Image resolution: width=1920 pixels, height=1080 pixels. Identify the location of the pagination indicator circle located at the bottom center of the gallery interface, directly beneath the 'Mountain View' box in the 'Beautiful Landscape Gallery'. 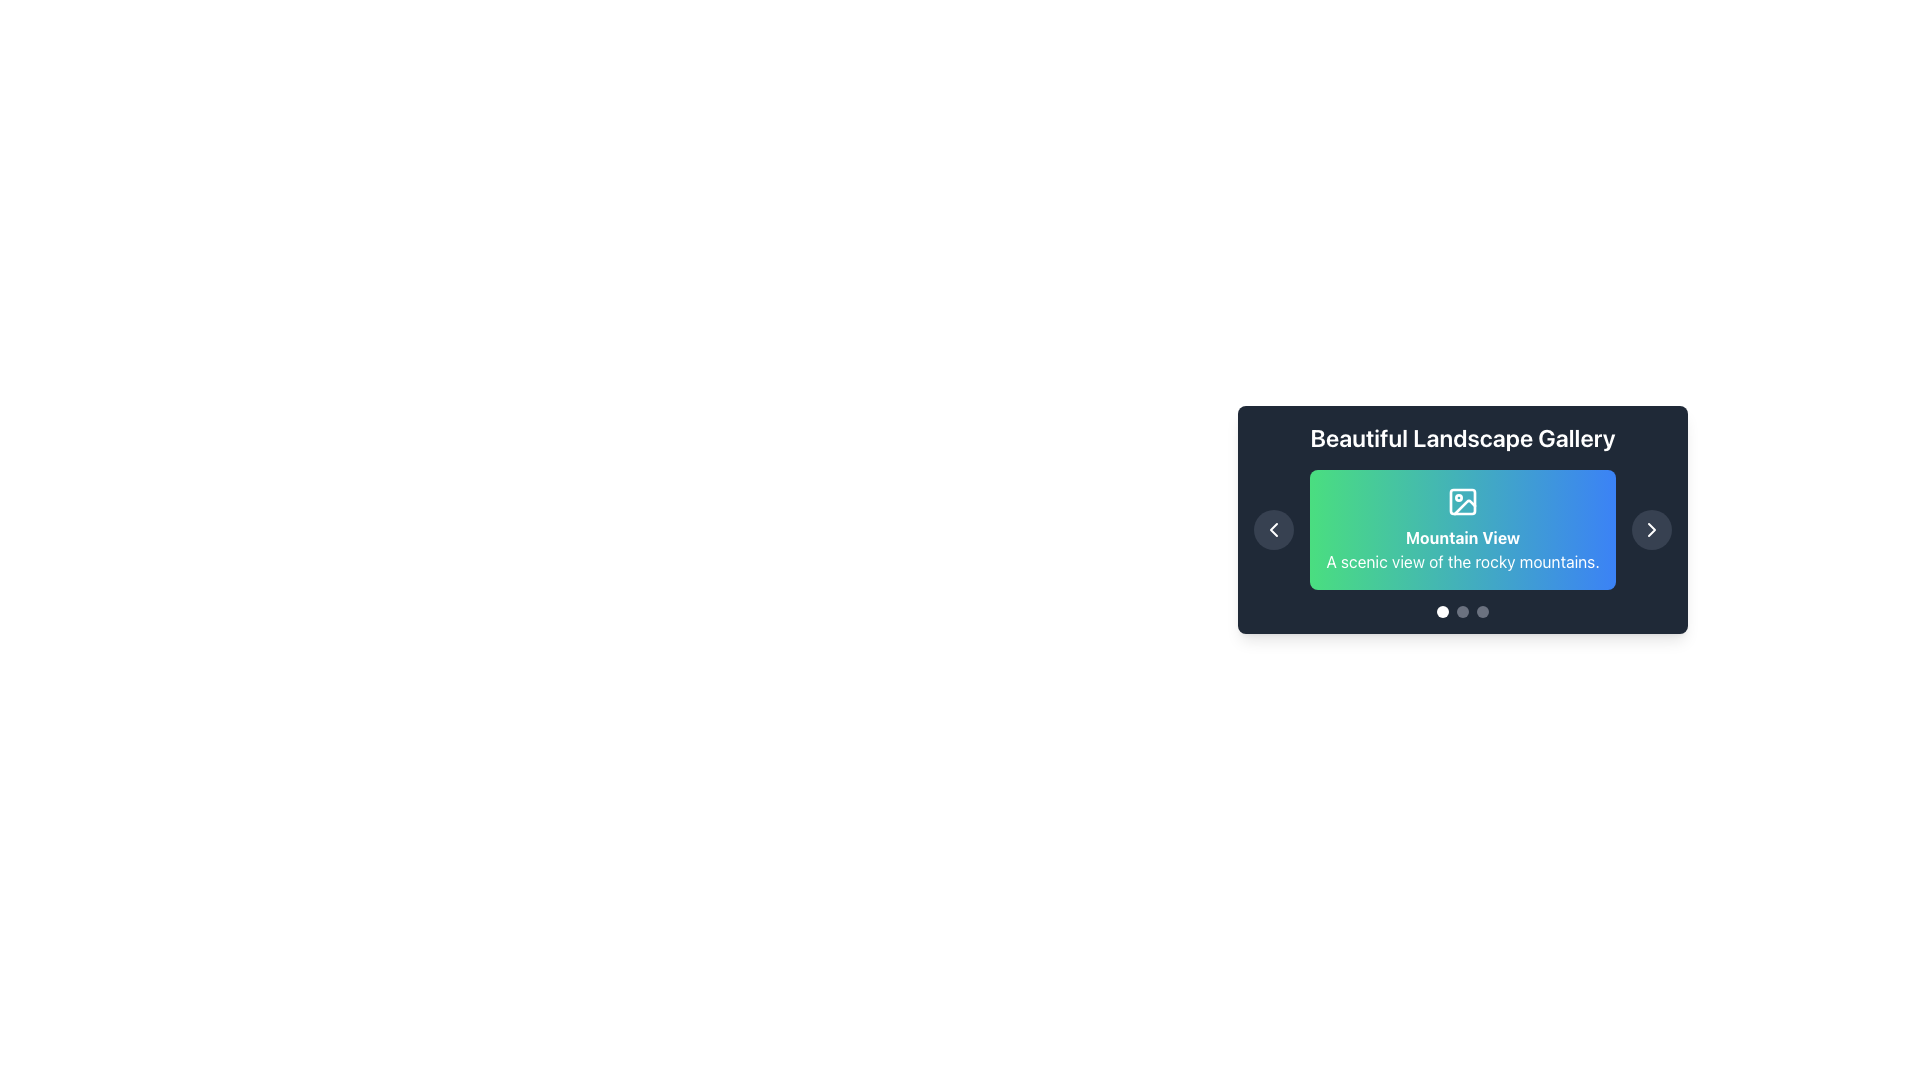
(1463, 611).